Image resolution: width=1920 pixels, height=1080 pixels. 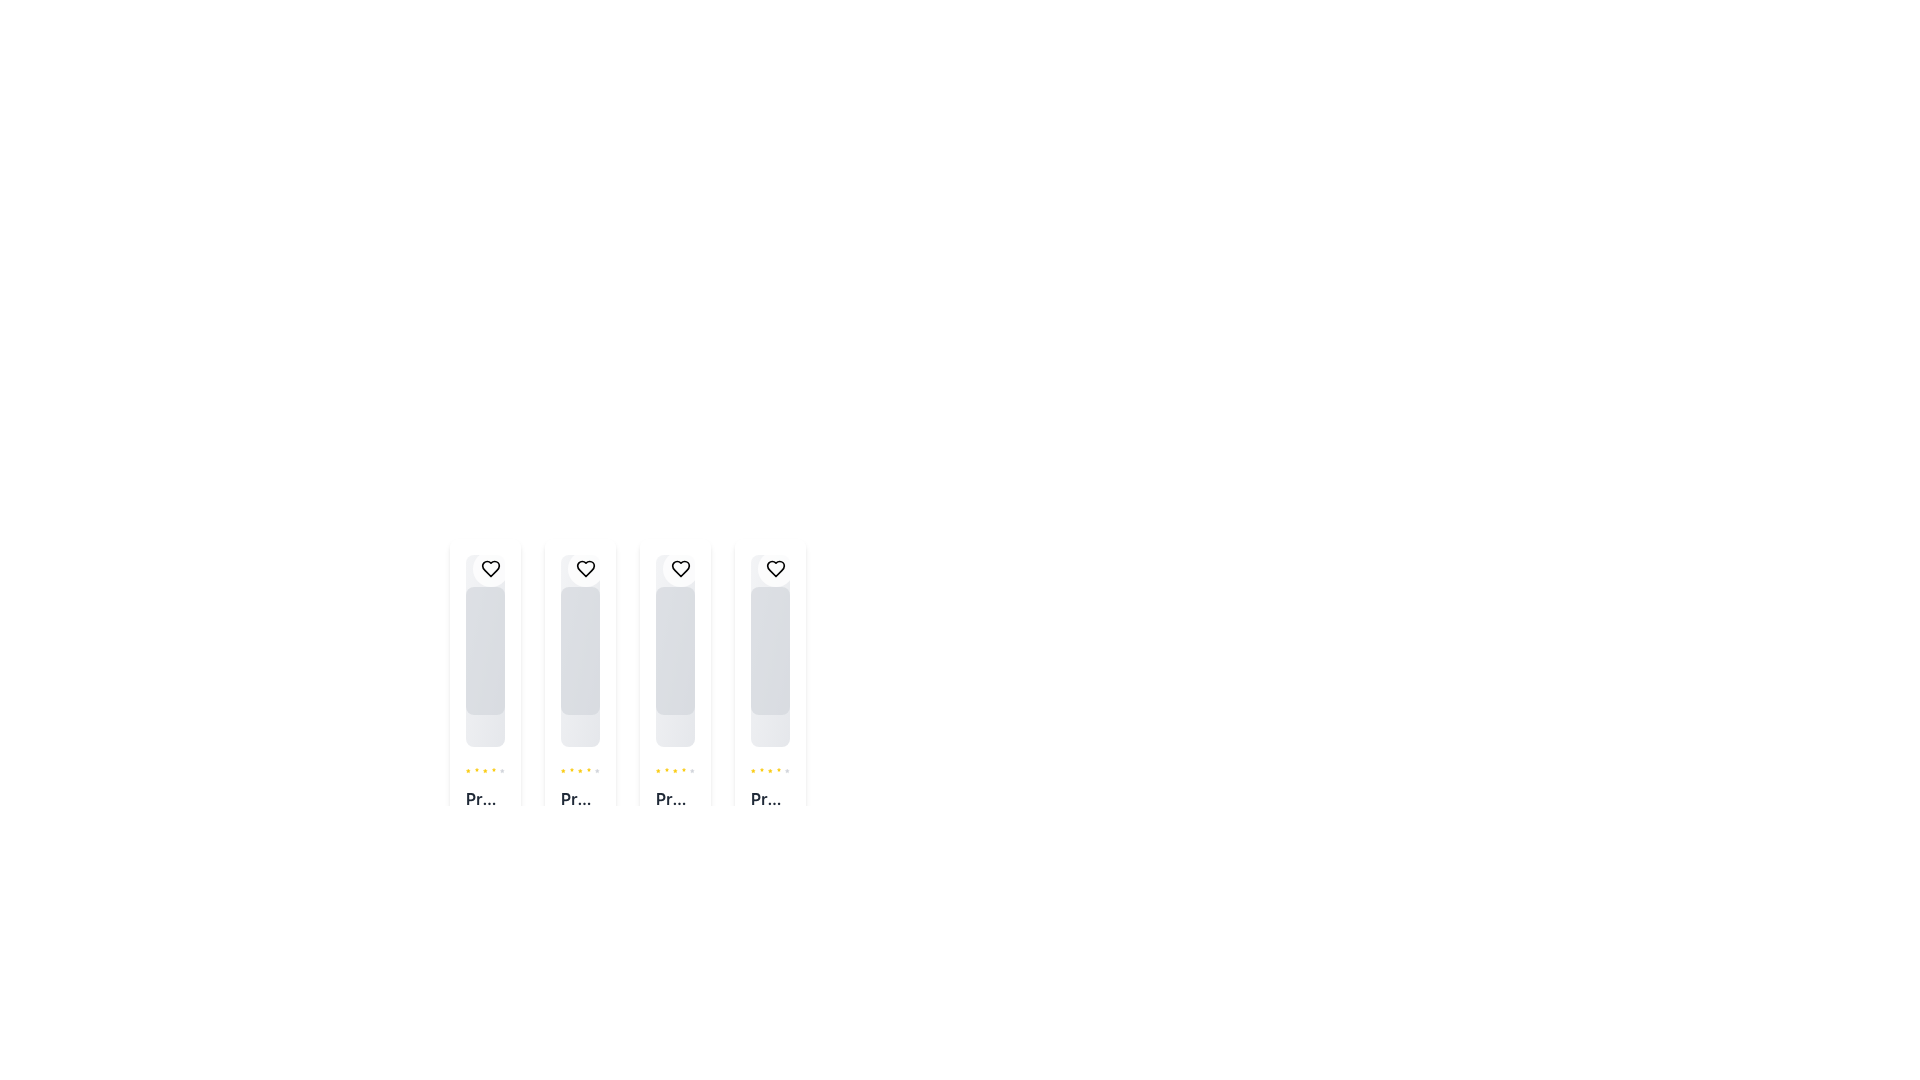 I want to click on the category section of the product card, so click(x=579, y=822).